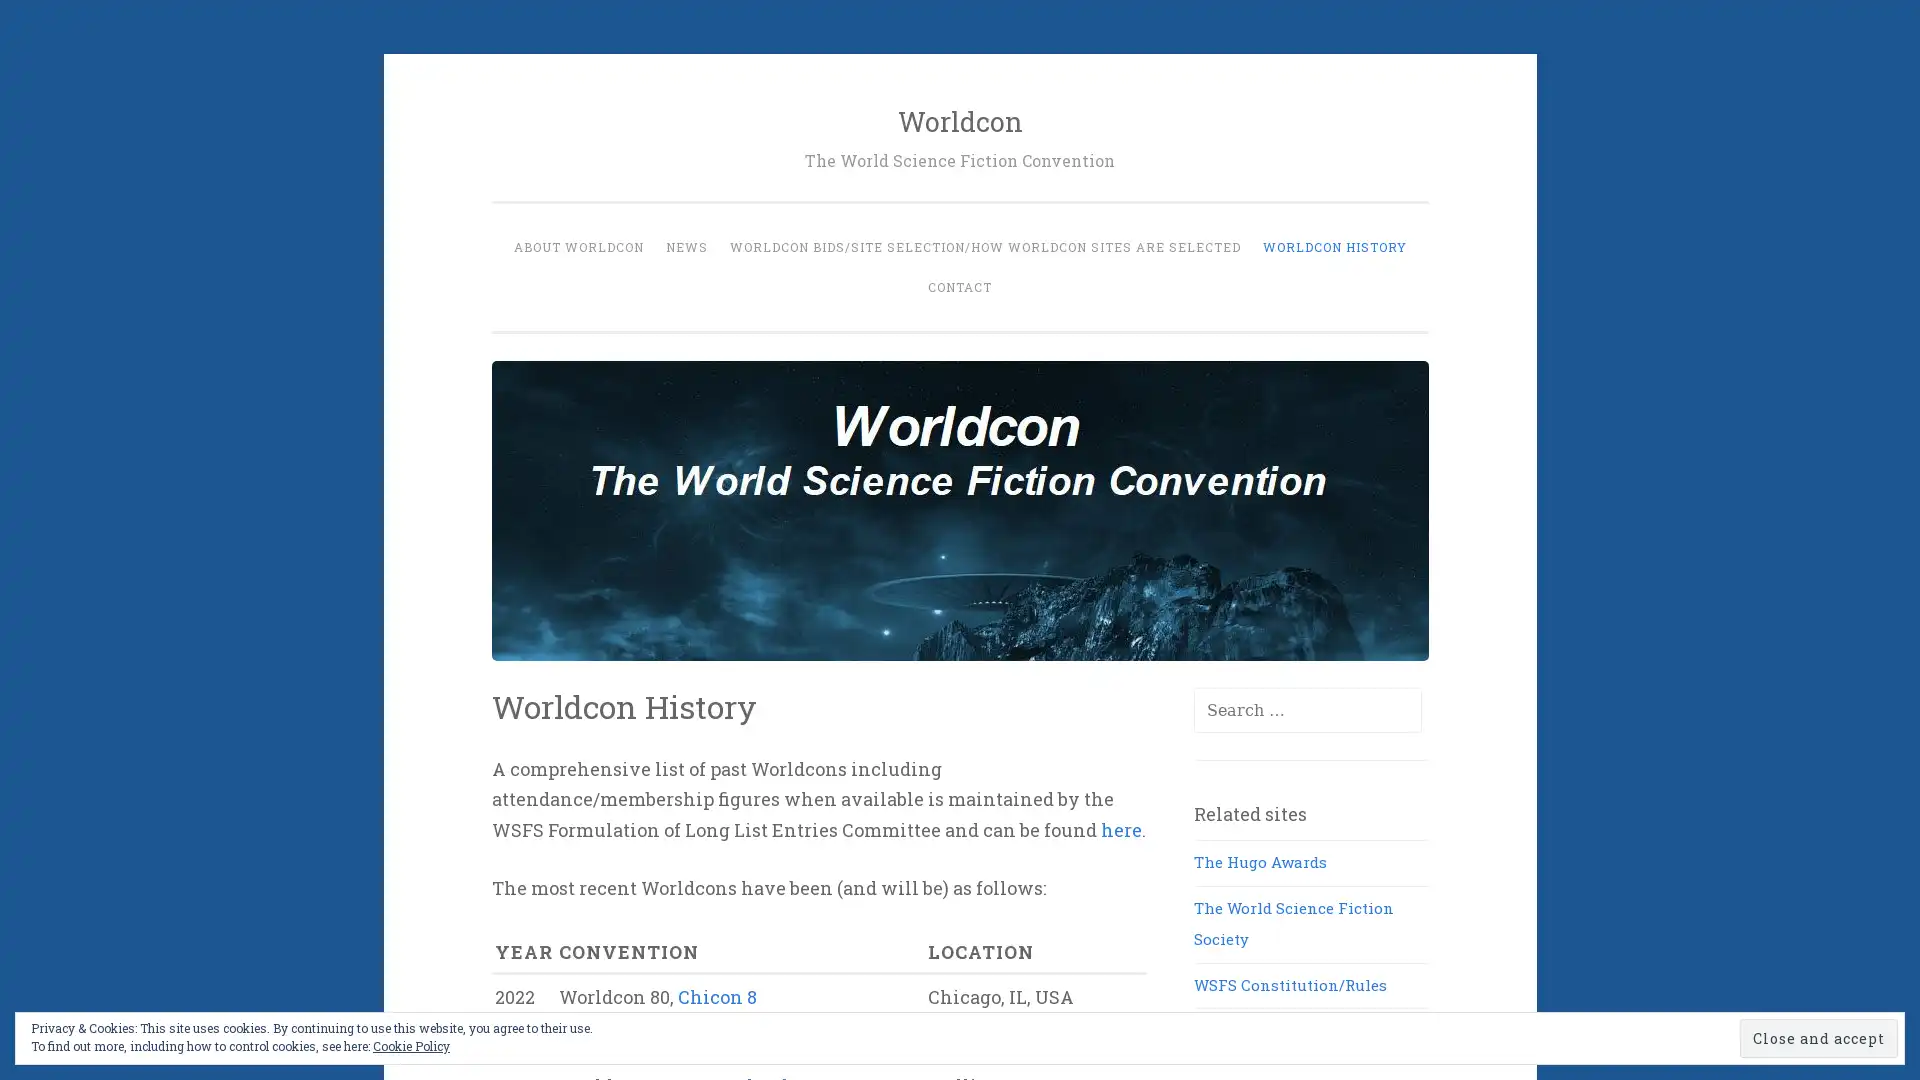 The height and width of the screenshot is (1080, 1920). I want to click on Close and accept, so click(1819, 1037).